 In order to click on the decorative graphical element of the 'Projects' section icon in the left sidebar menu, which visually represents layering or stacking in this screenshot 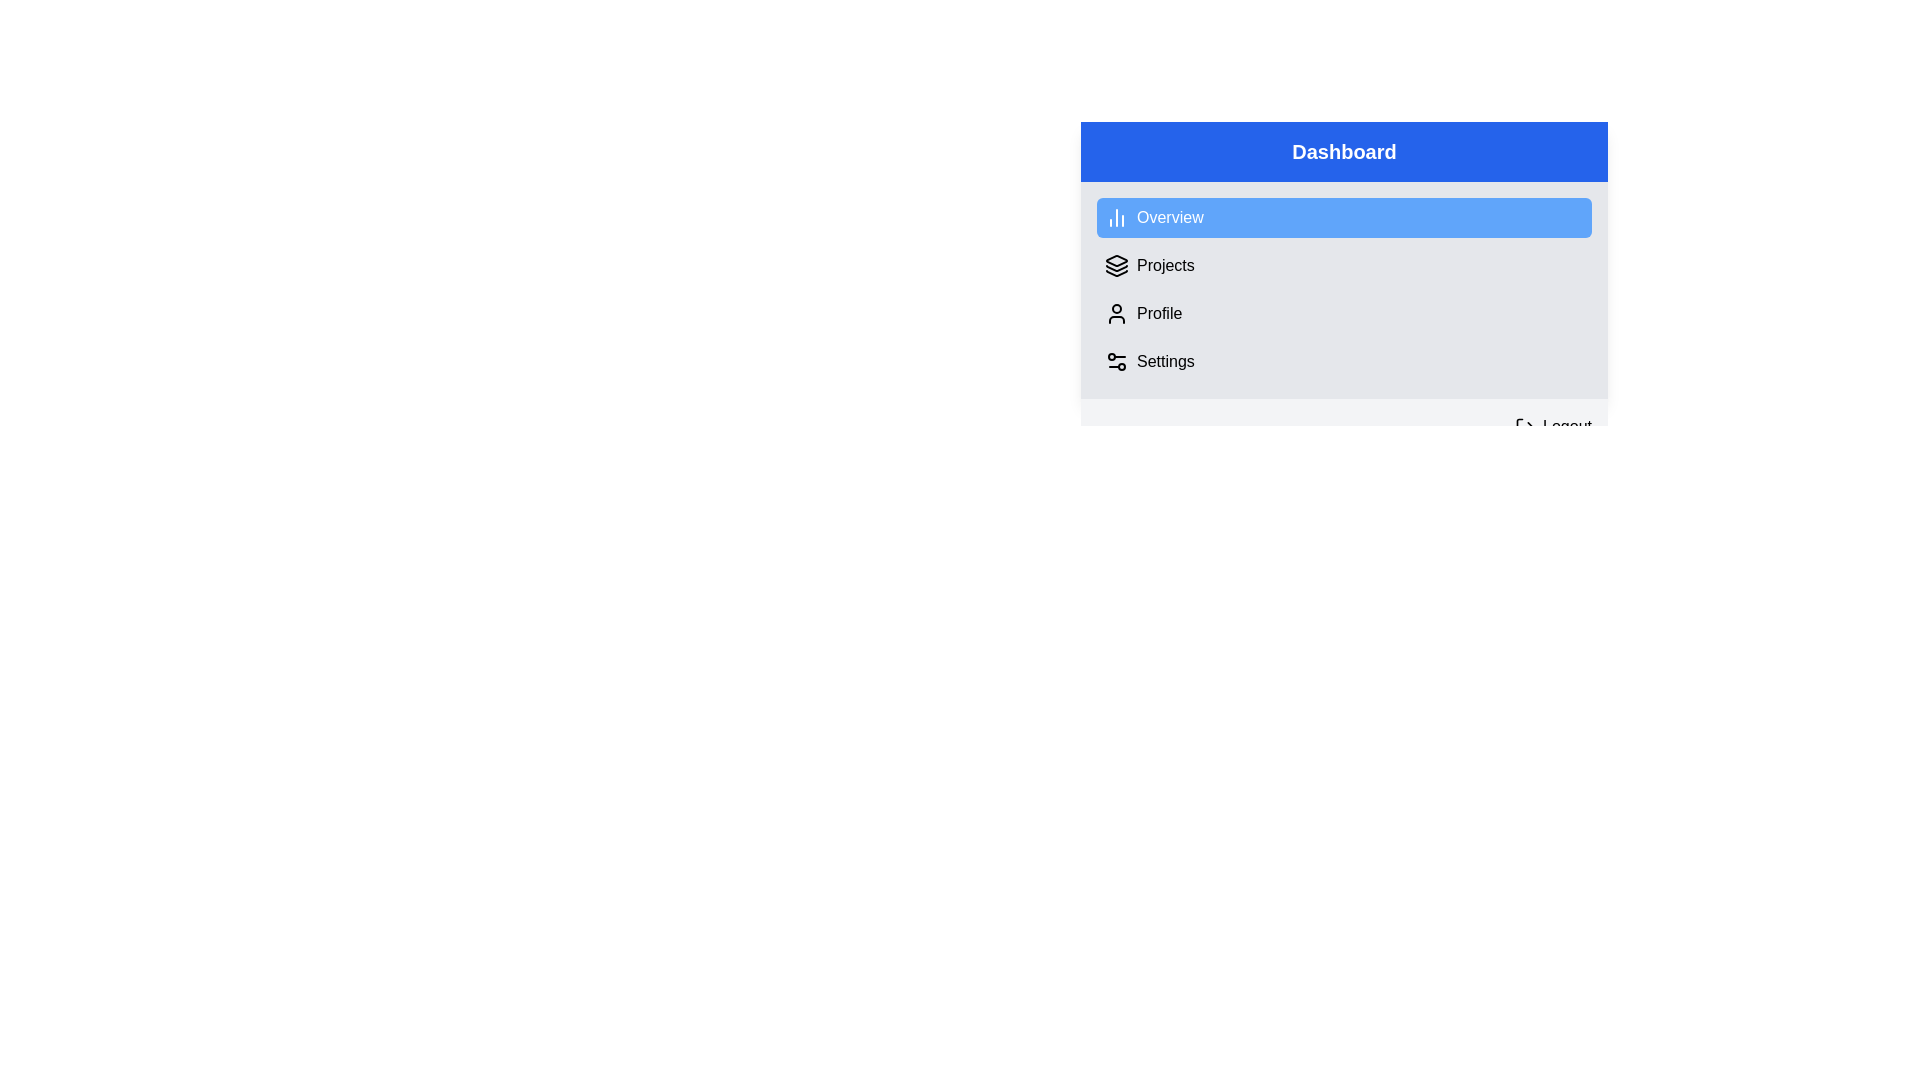, I will do `click(1116, 266)`.